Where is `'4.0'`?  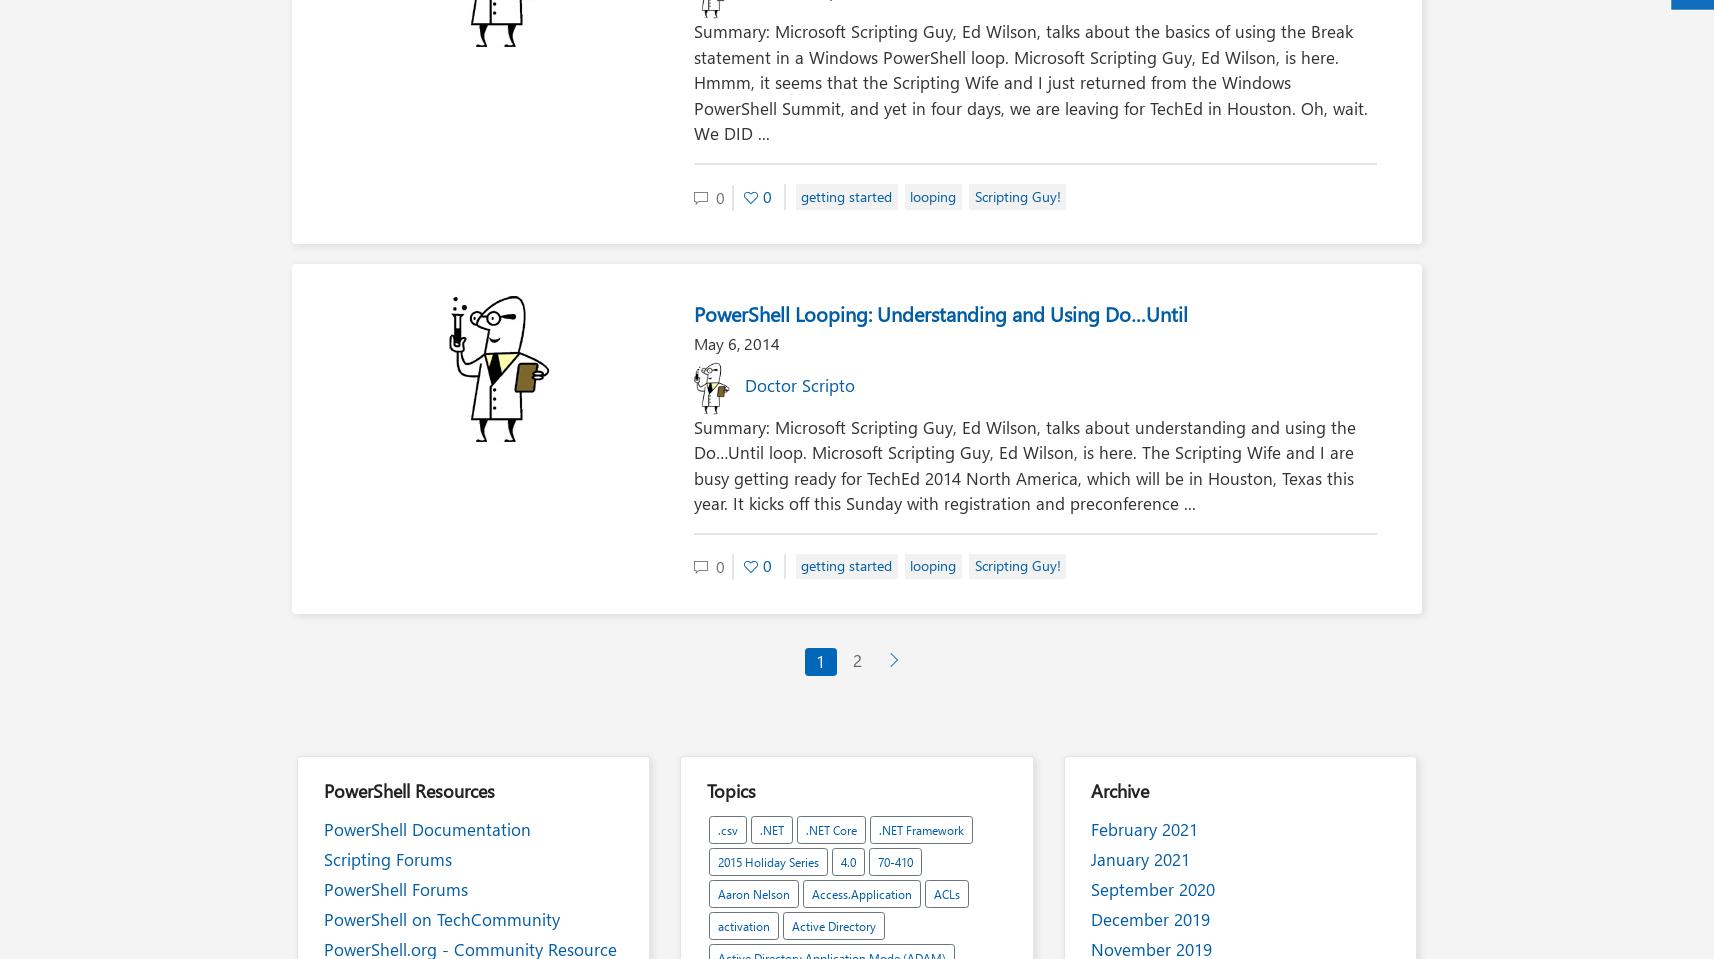
'4.0' is located at coordinates (848, 859).